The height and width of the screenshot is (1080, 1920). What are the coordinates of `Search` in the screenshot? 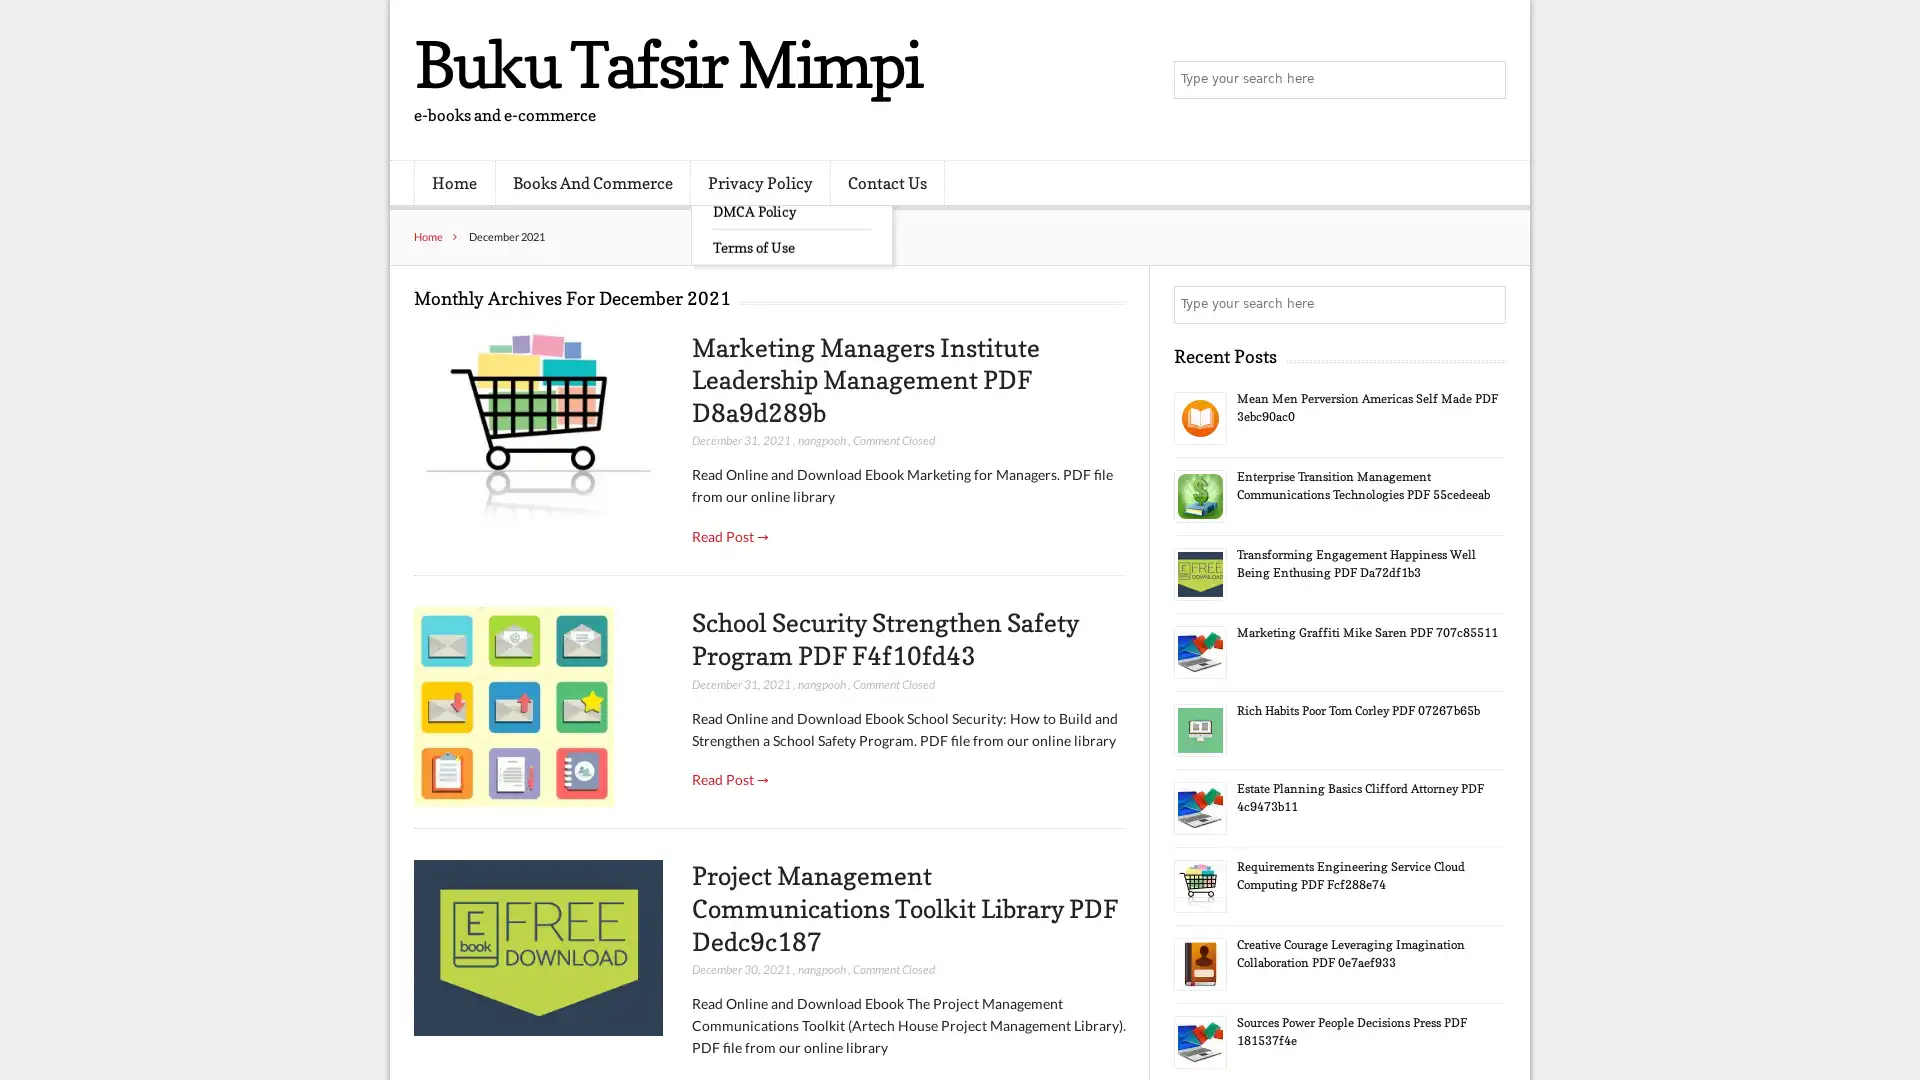 It's located at (1485, 80).